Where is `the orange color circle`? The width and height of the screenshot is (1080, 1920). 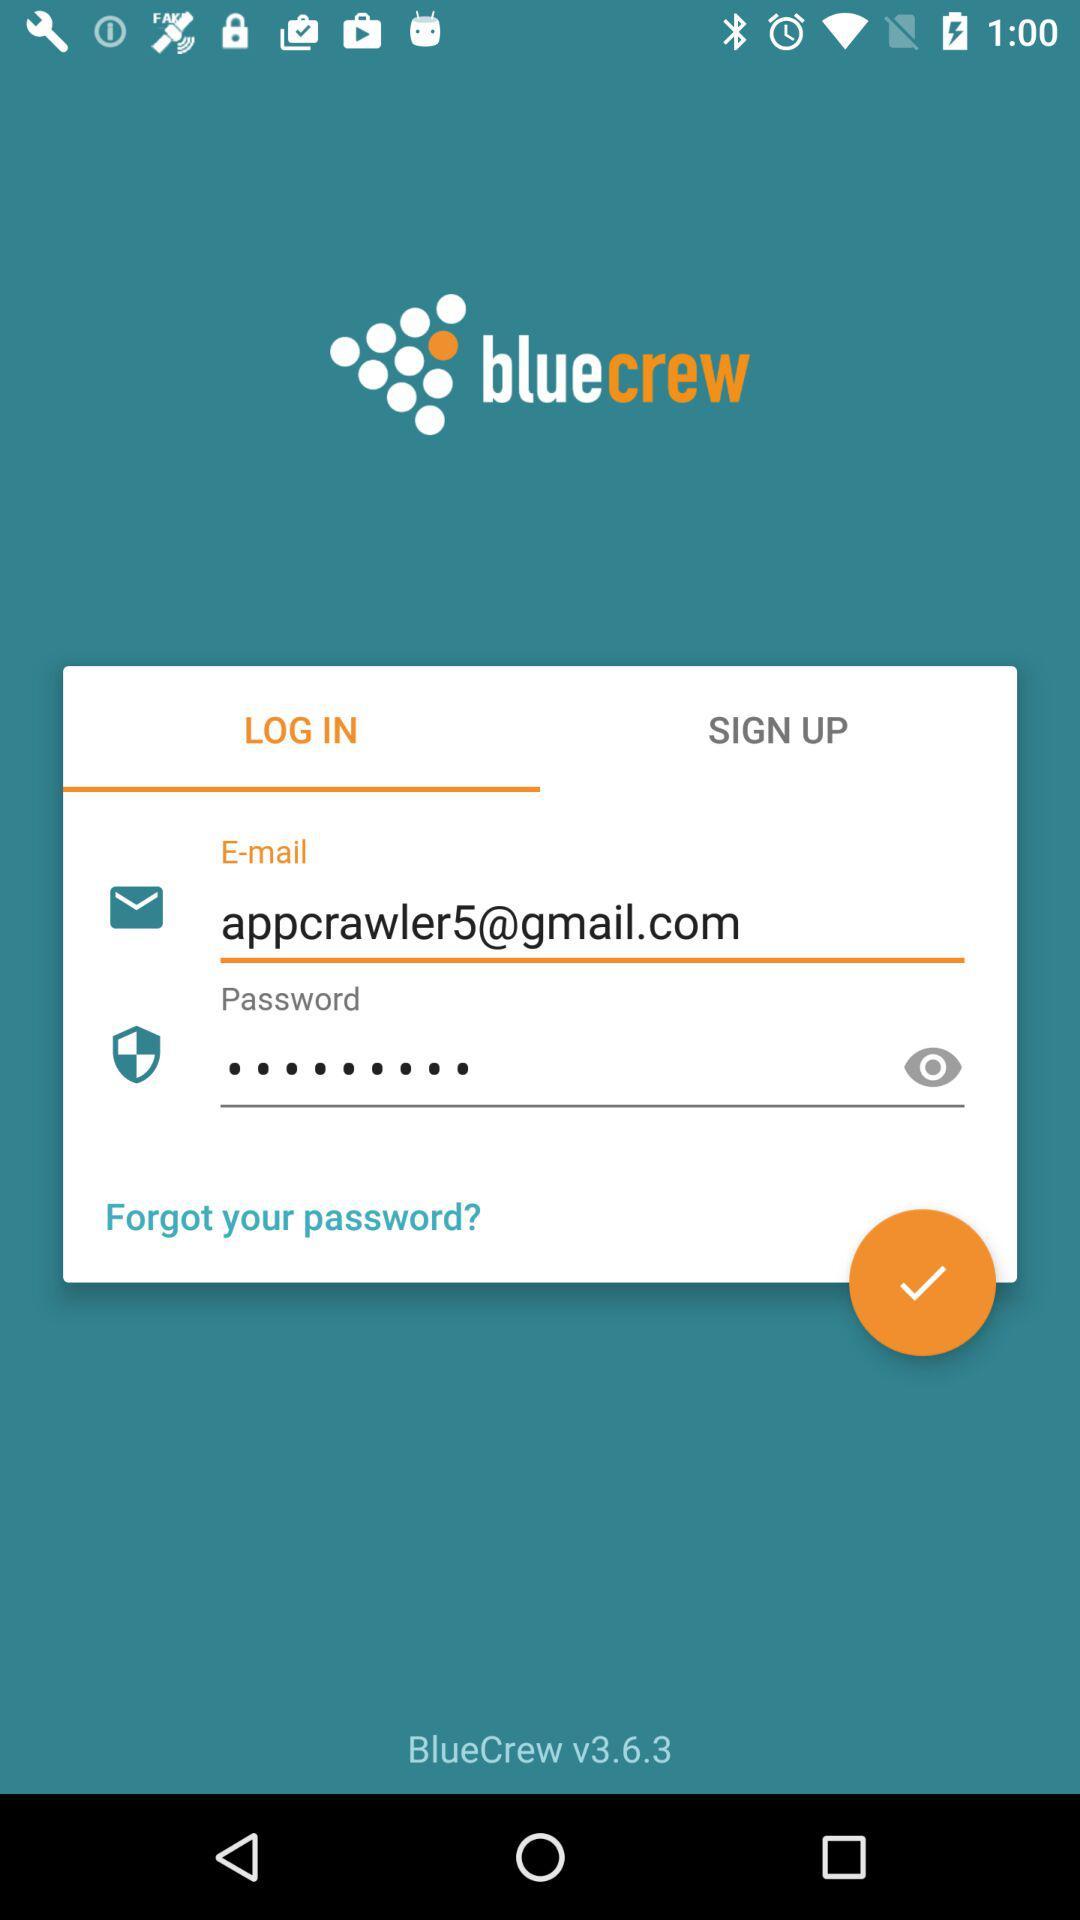
the orange color circle is located at coordinates (922, 1282).